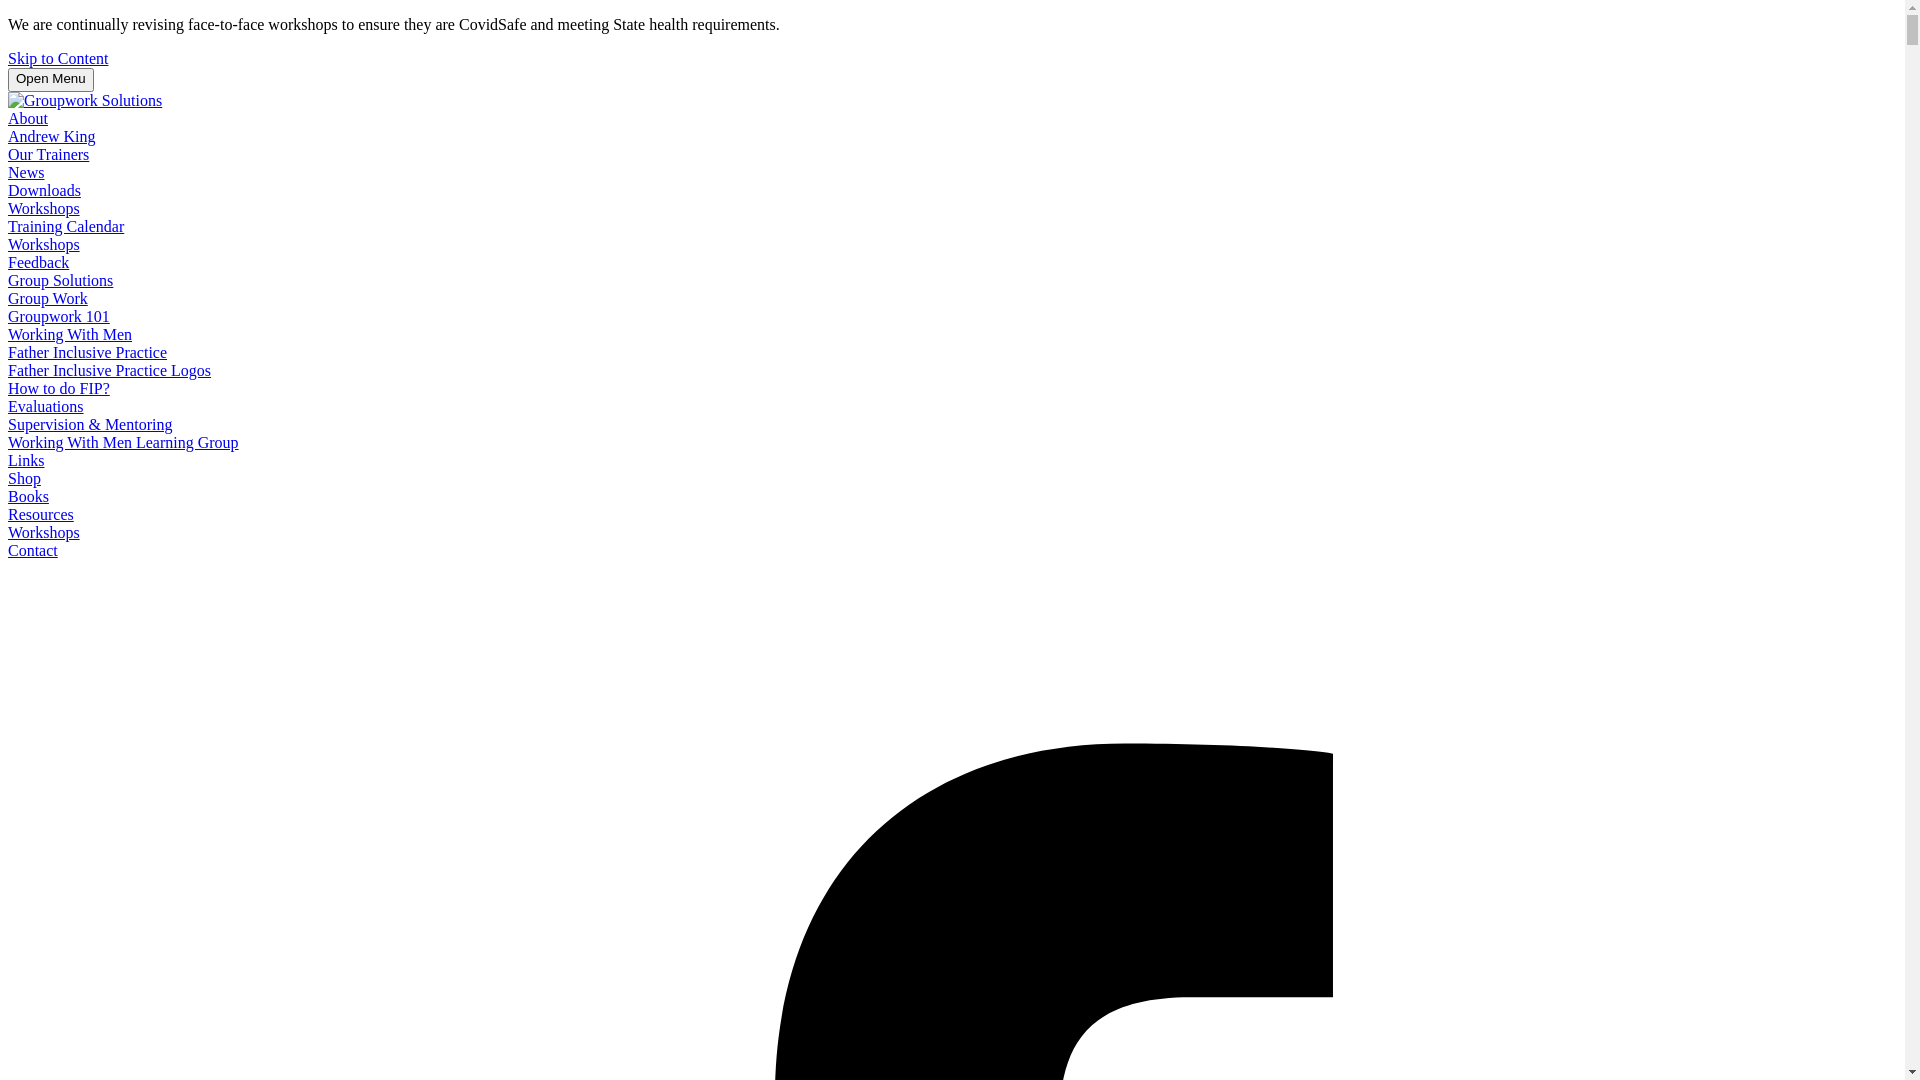  What do you see at coordinates (70, 333) in the screenshot?
I see `'Working With Men'` at bounding box center [70, 333].